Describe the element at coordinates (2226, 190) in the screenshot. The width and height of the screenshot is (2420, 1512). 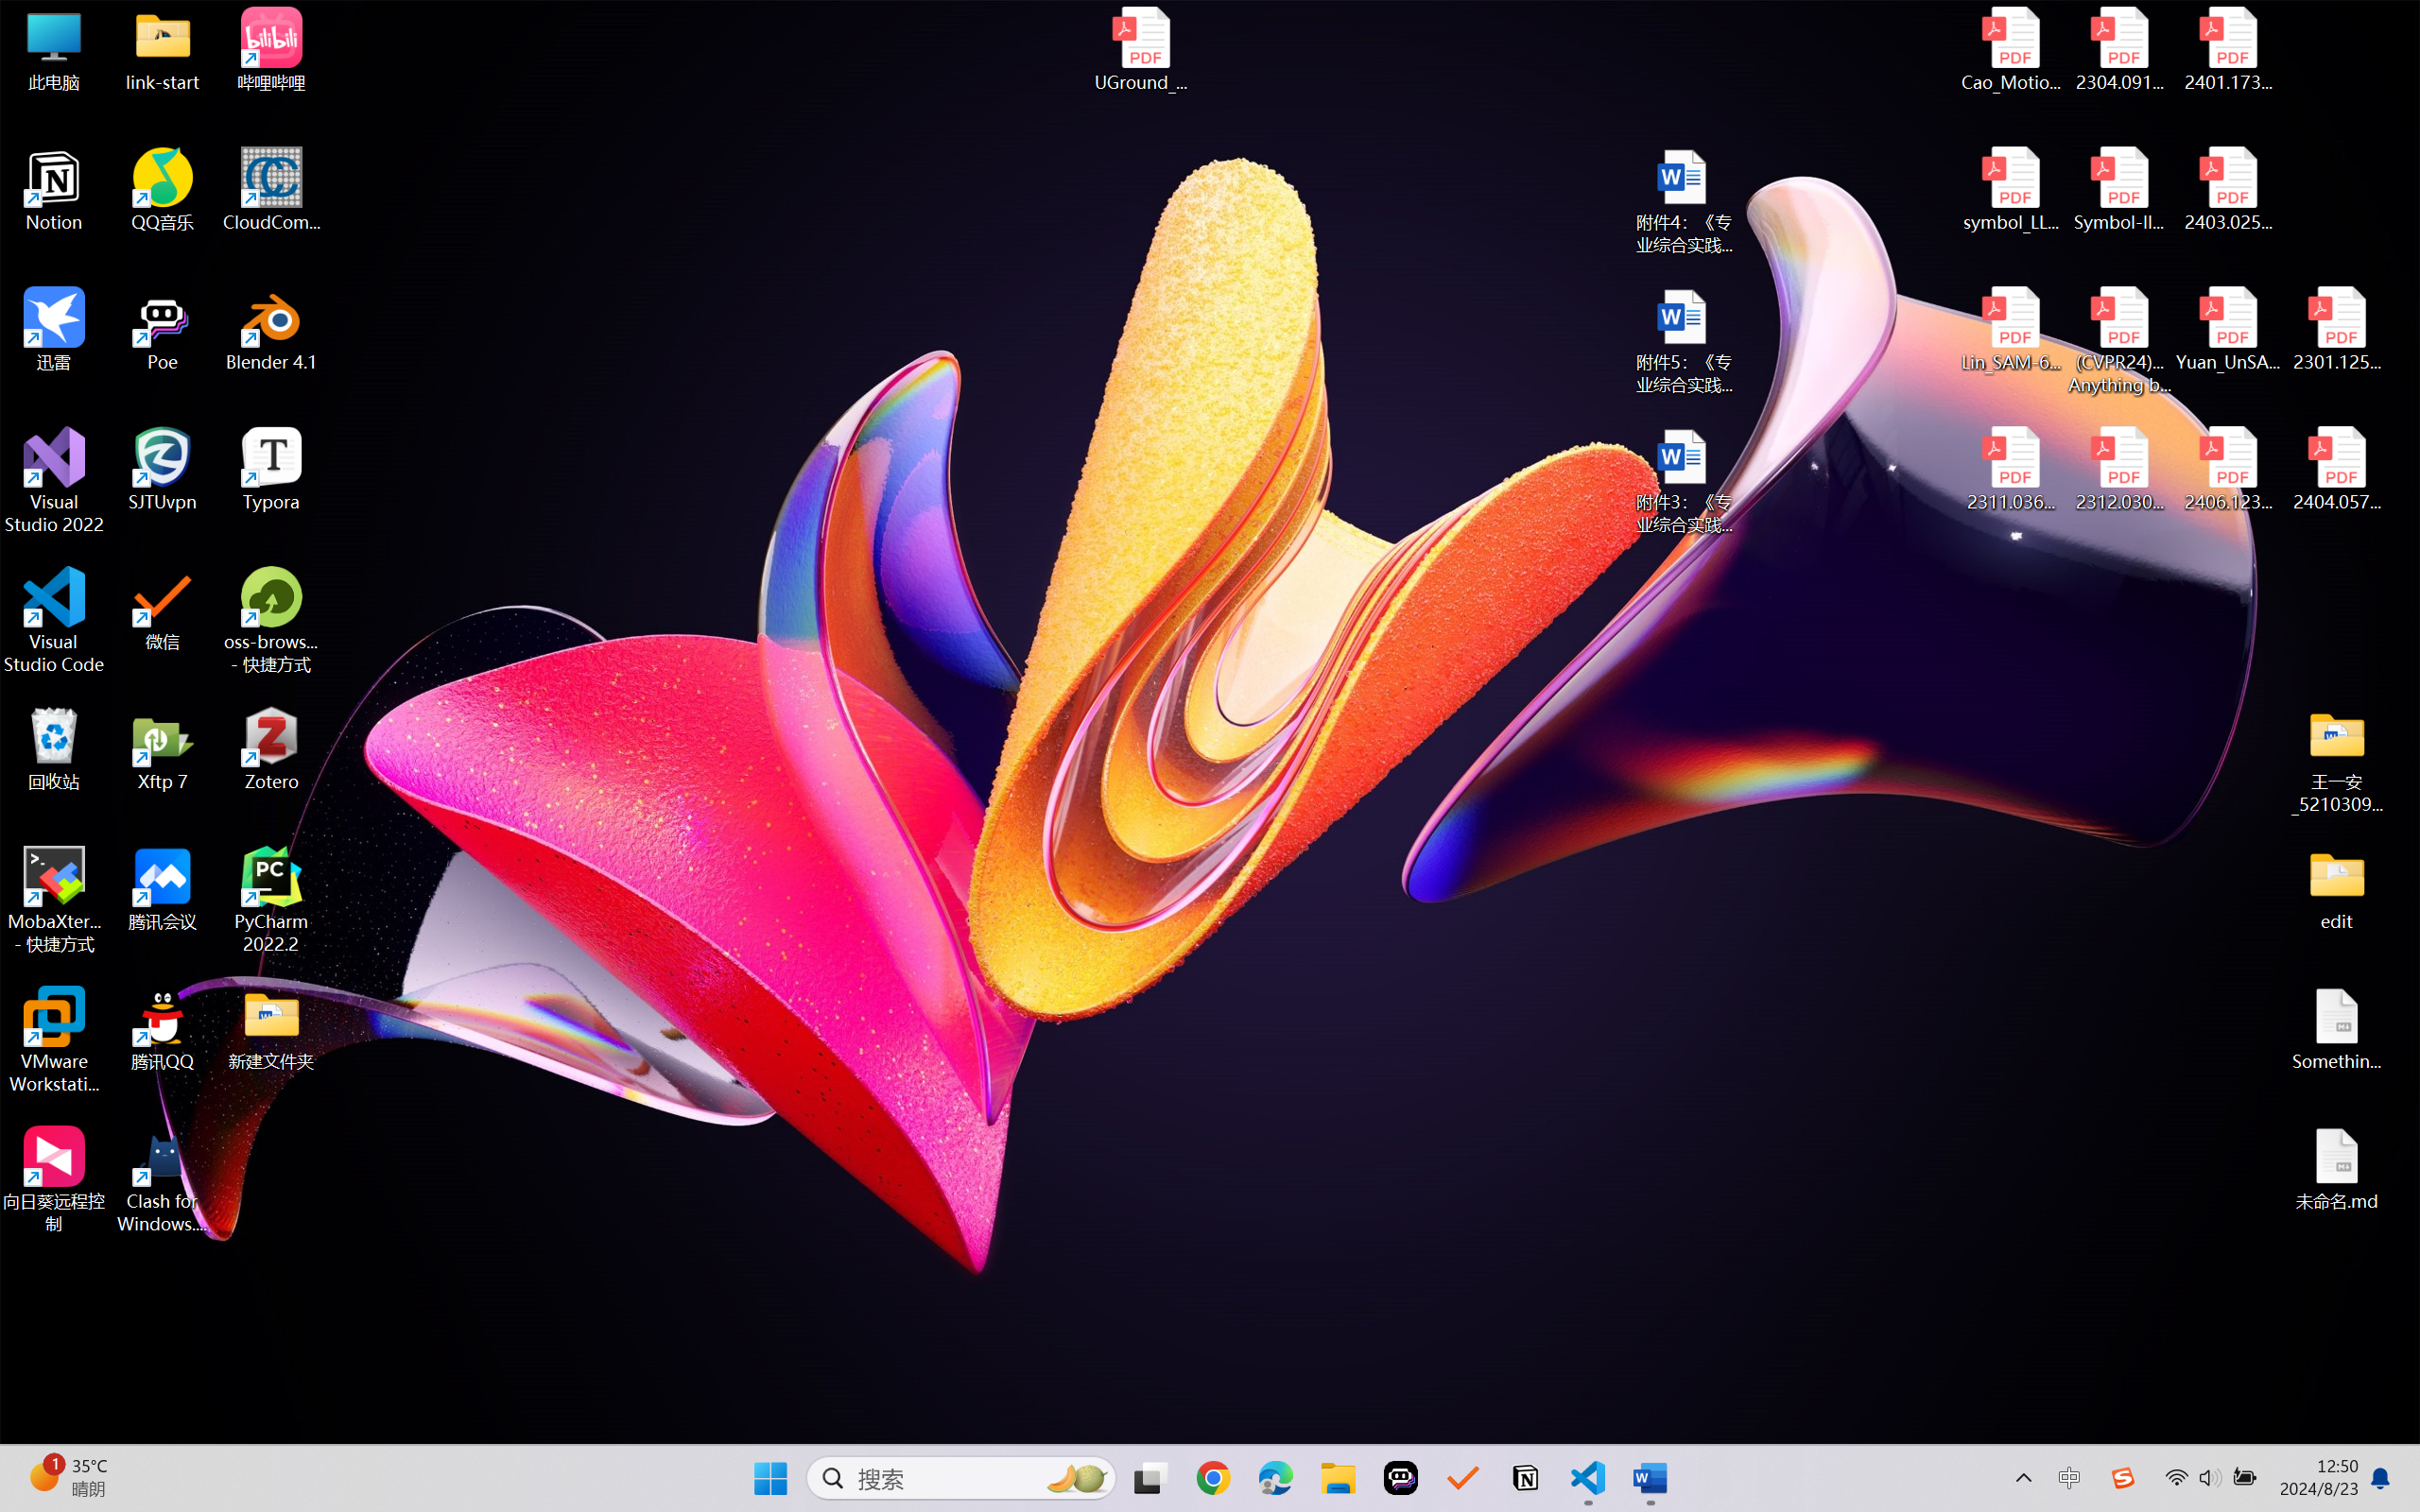
I see `'2403.02502v1.pdf'` at that location.